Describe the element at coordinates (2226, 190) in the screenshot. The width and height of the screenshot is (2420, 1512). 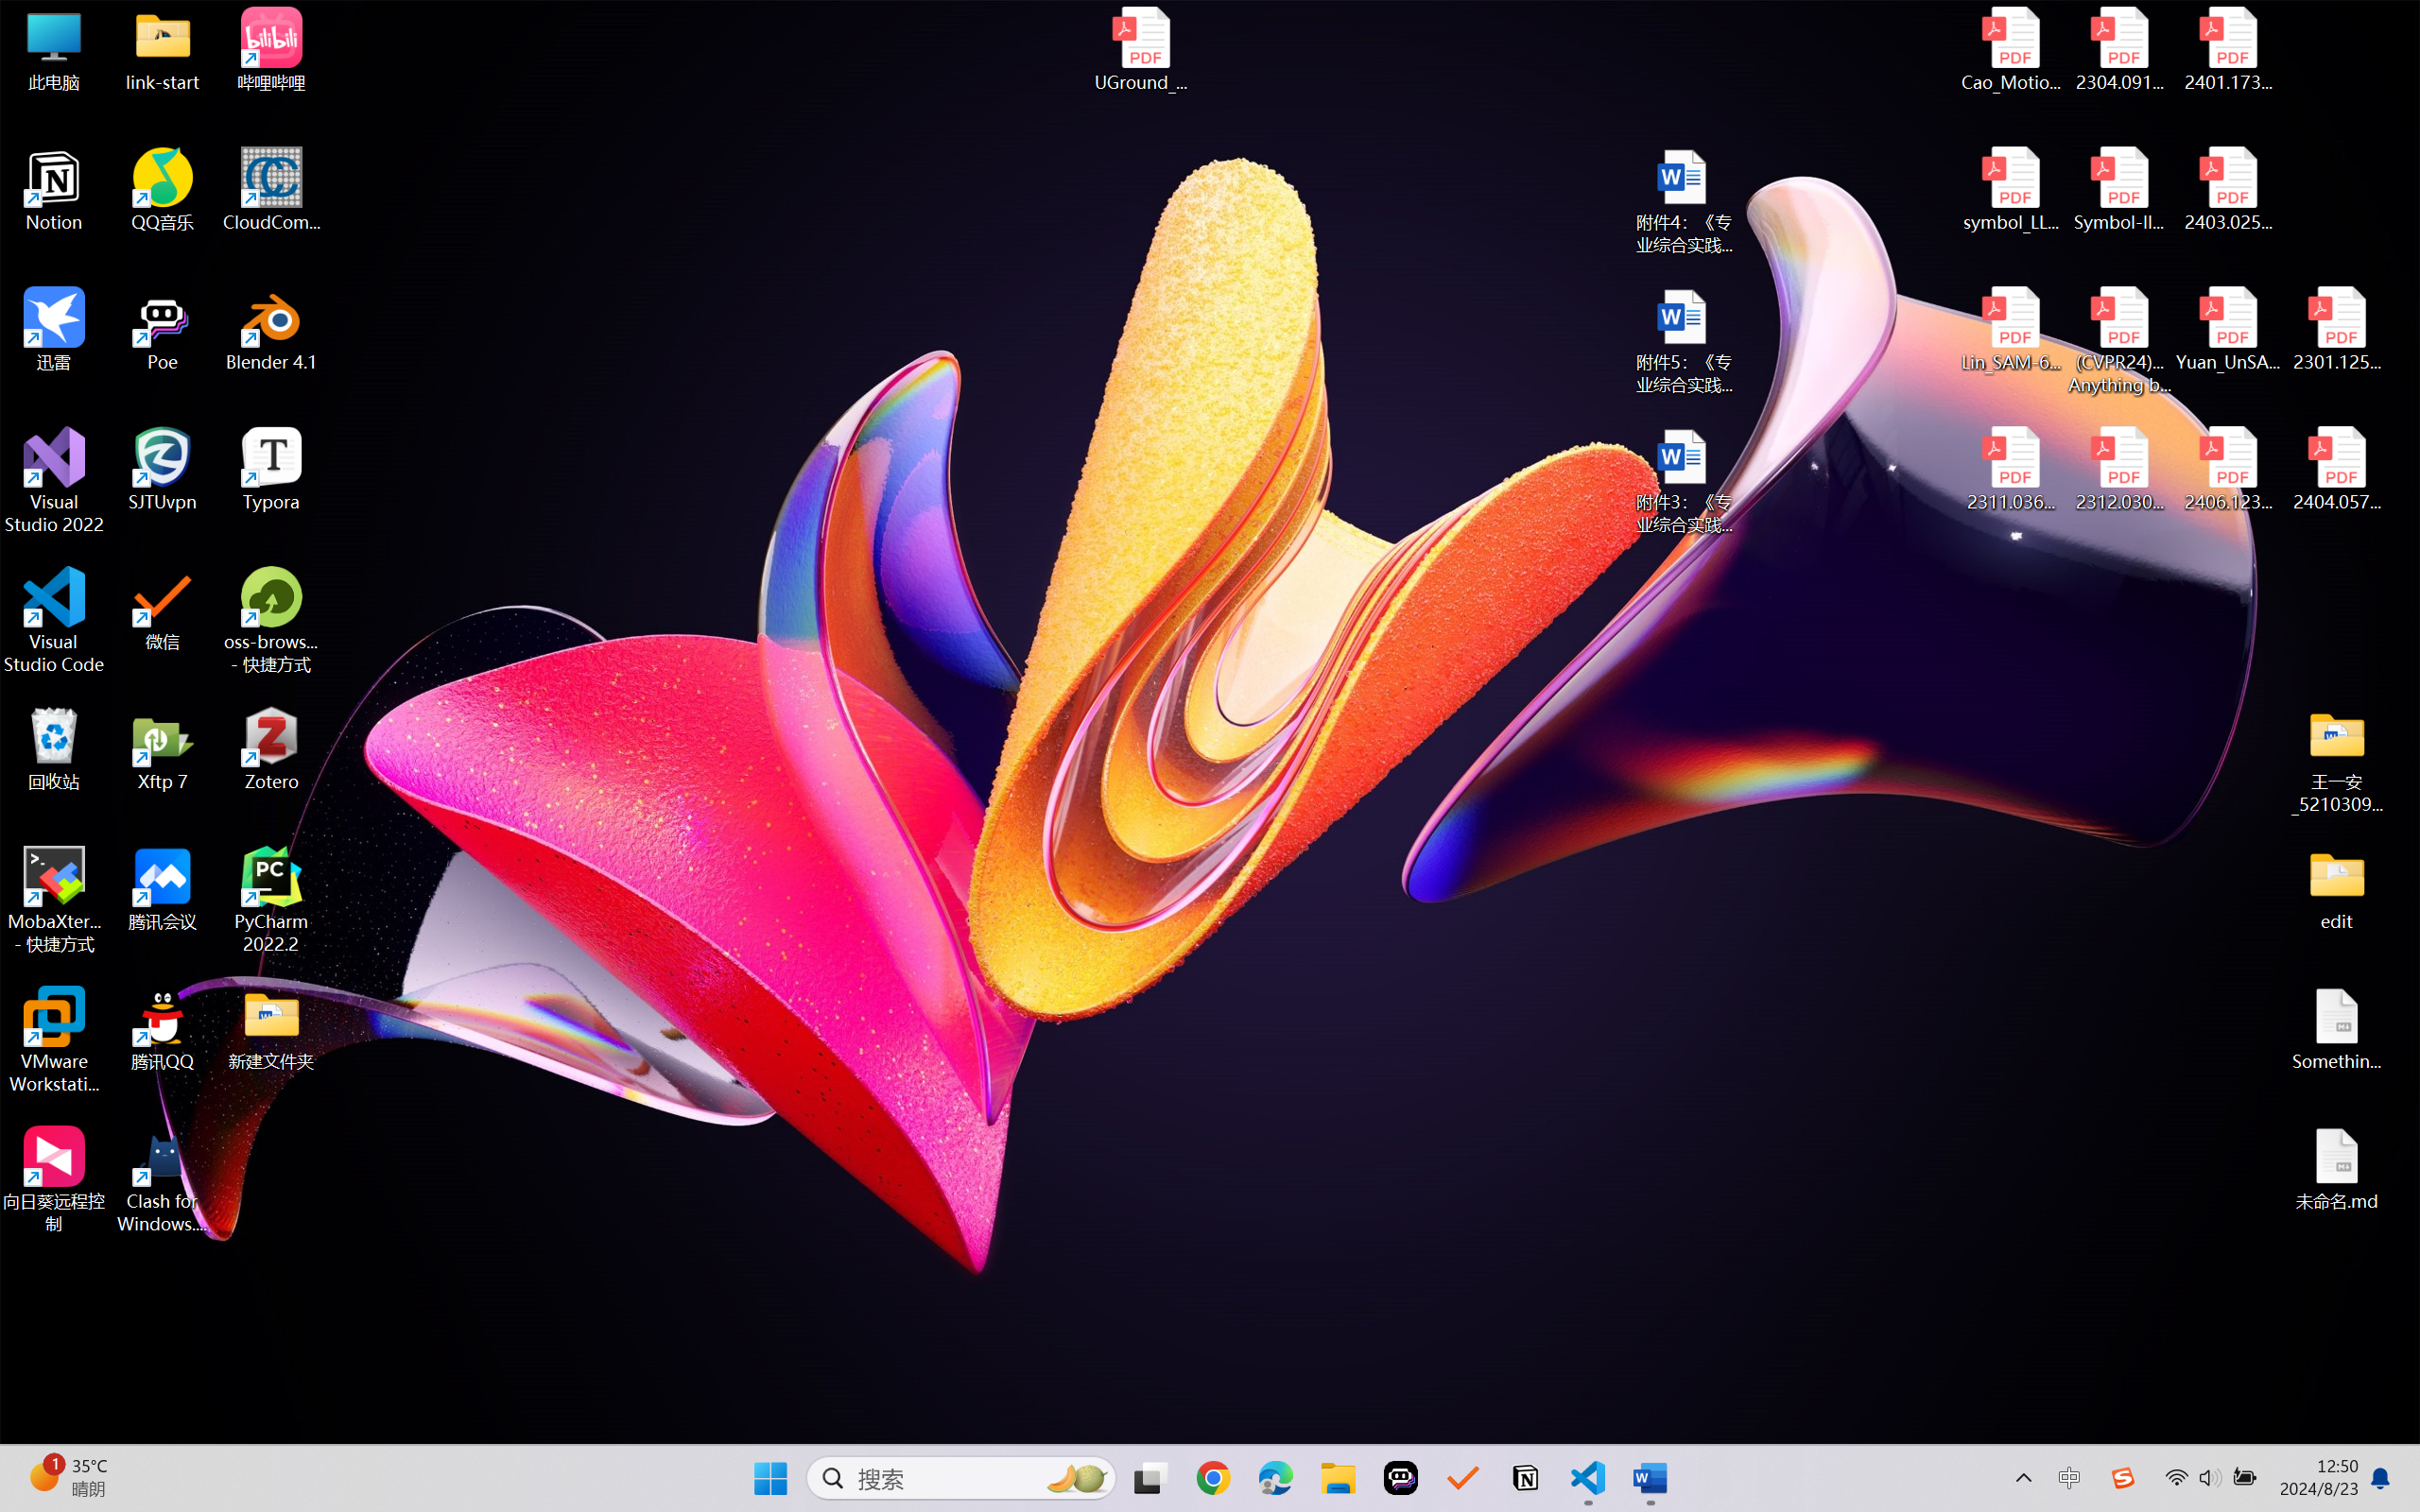
I see `'2403.02502v1.pdf'` at that location.